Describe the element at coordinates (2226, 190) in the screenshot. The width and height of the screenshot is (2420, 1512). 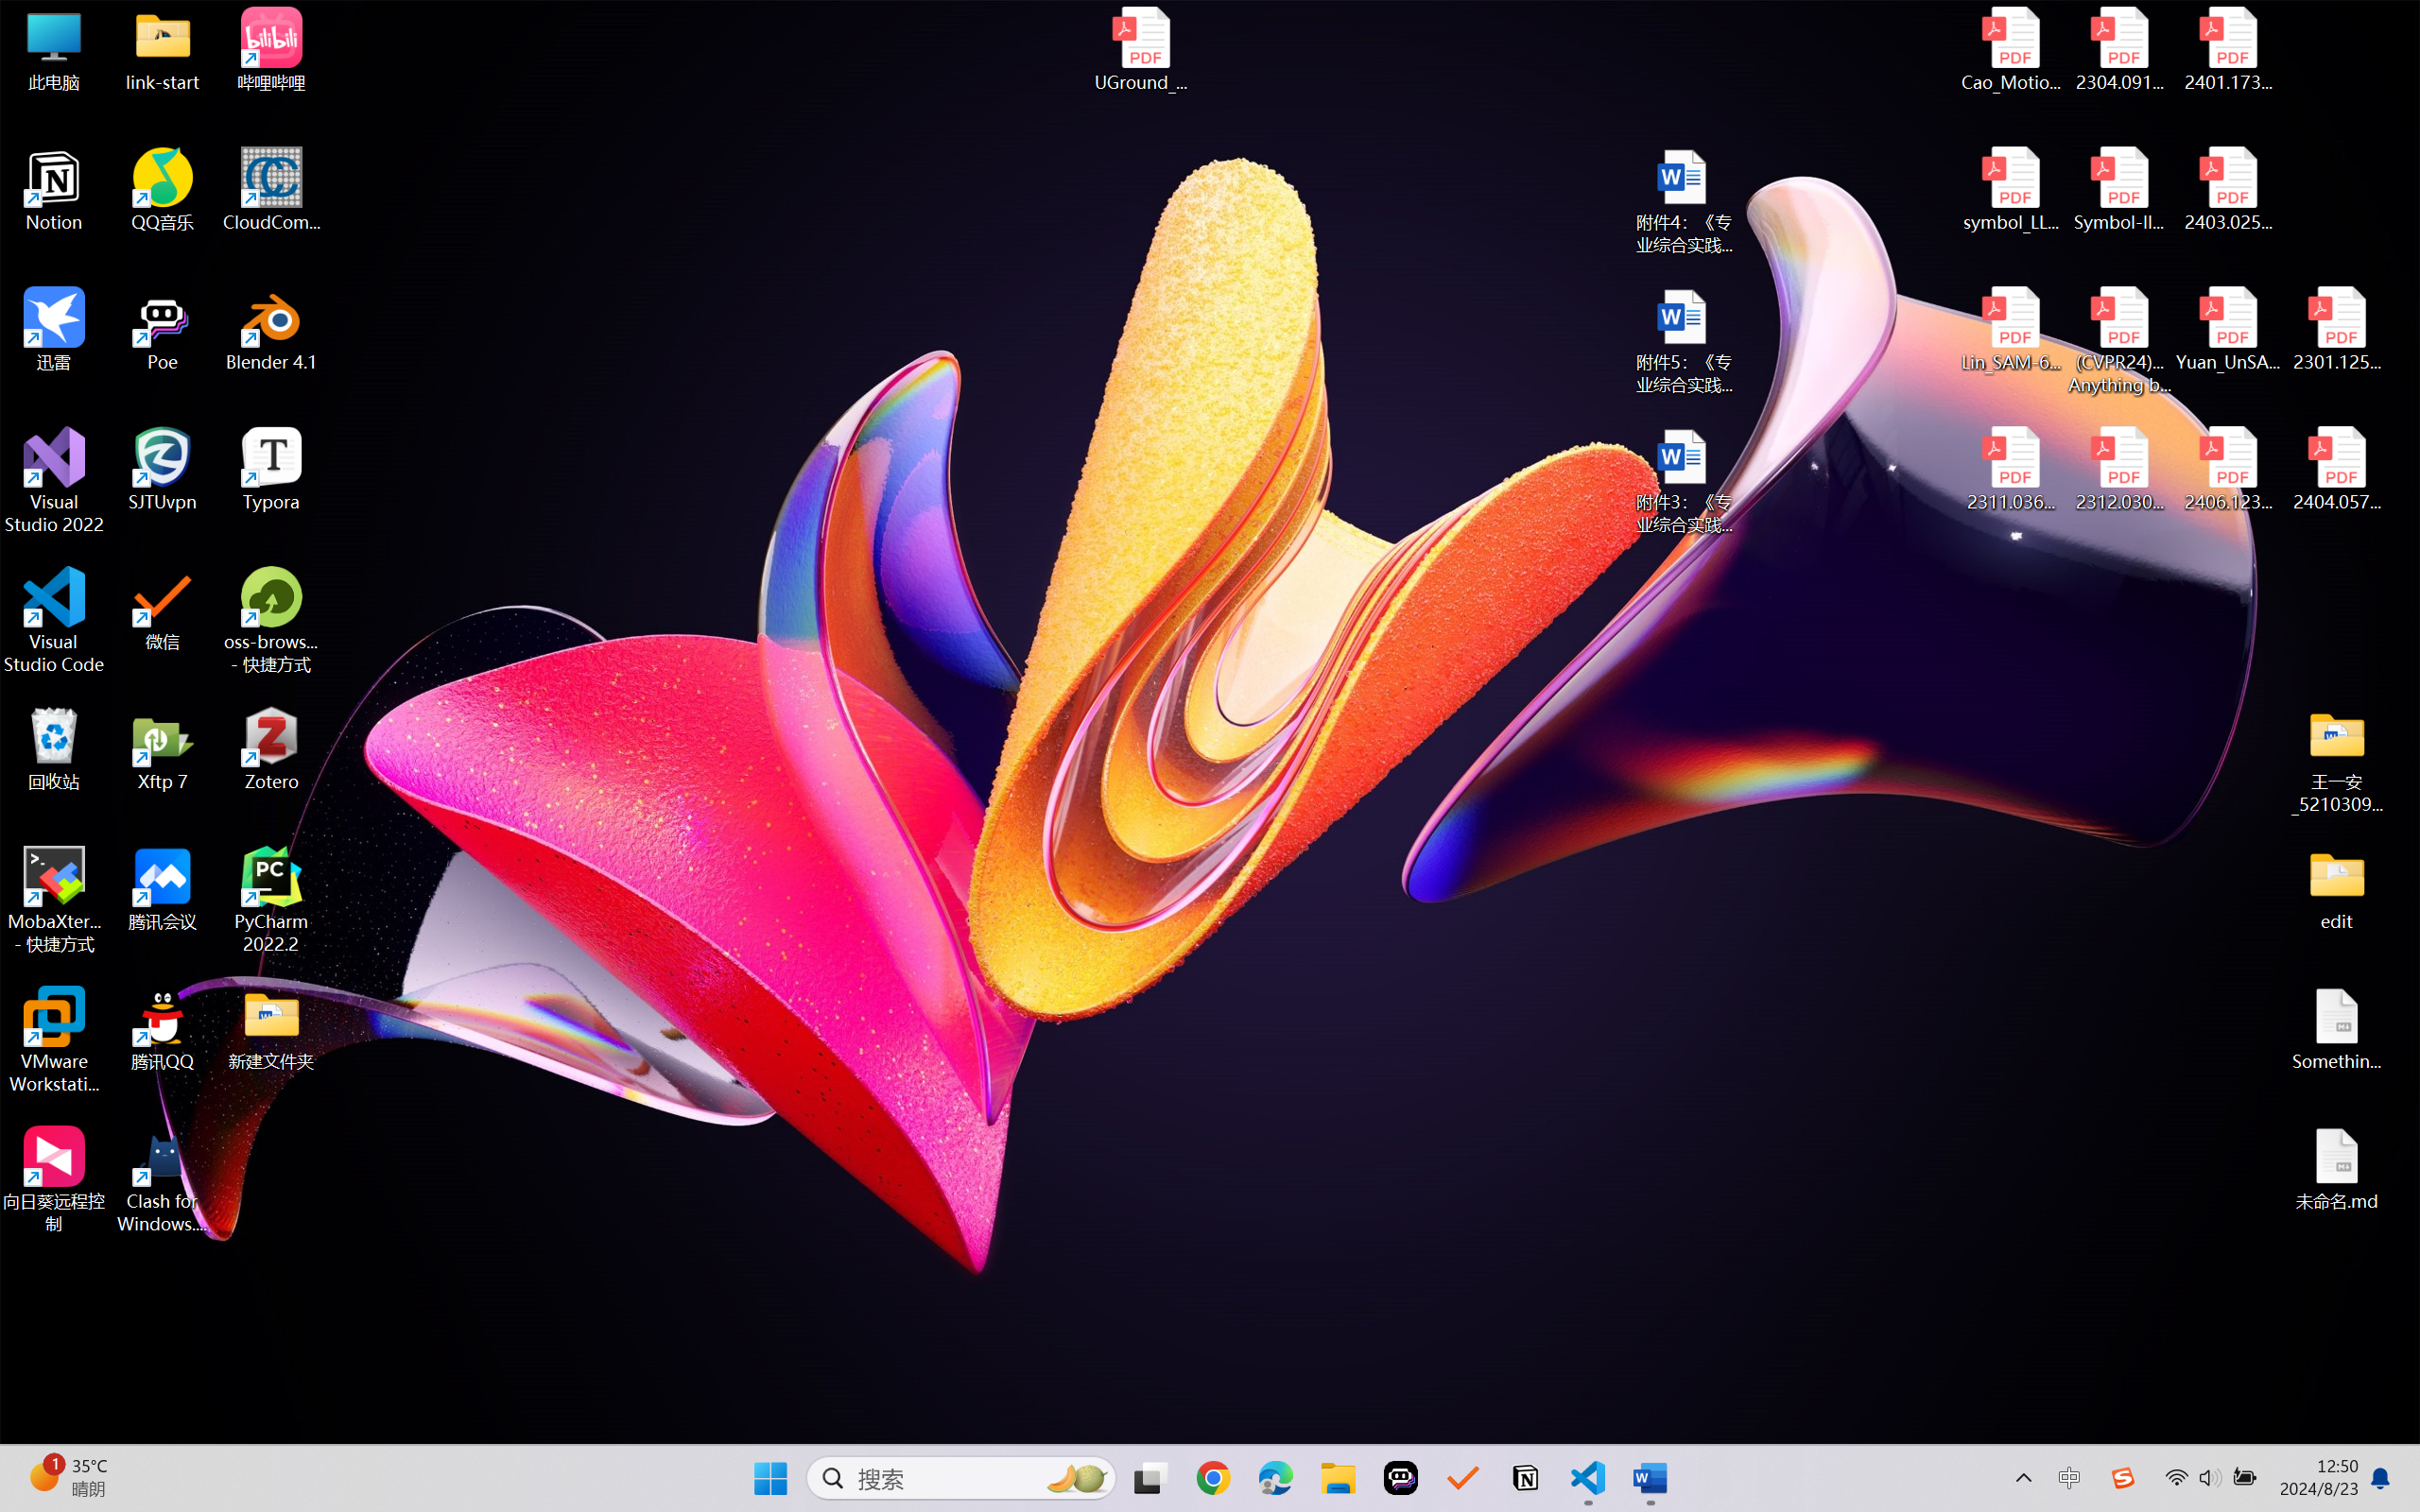
I see `'2403.02502v1.pdf'` at that location.